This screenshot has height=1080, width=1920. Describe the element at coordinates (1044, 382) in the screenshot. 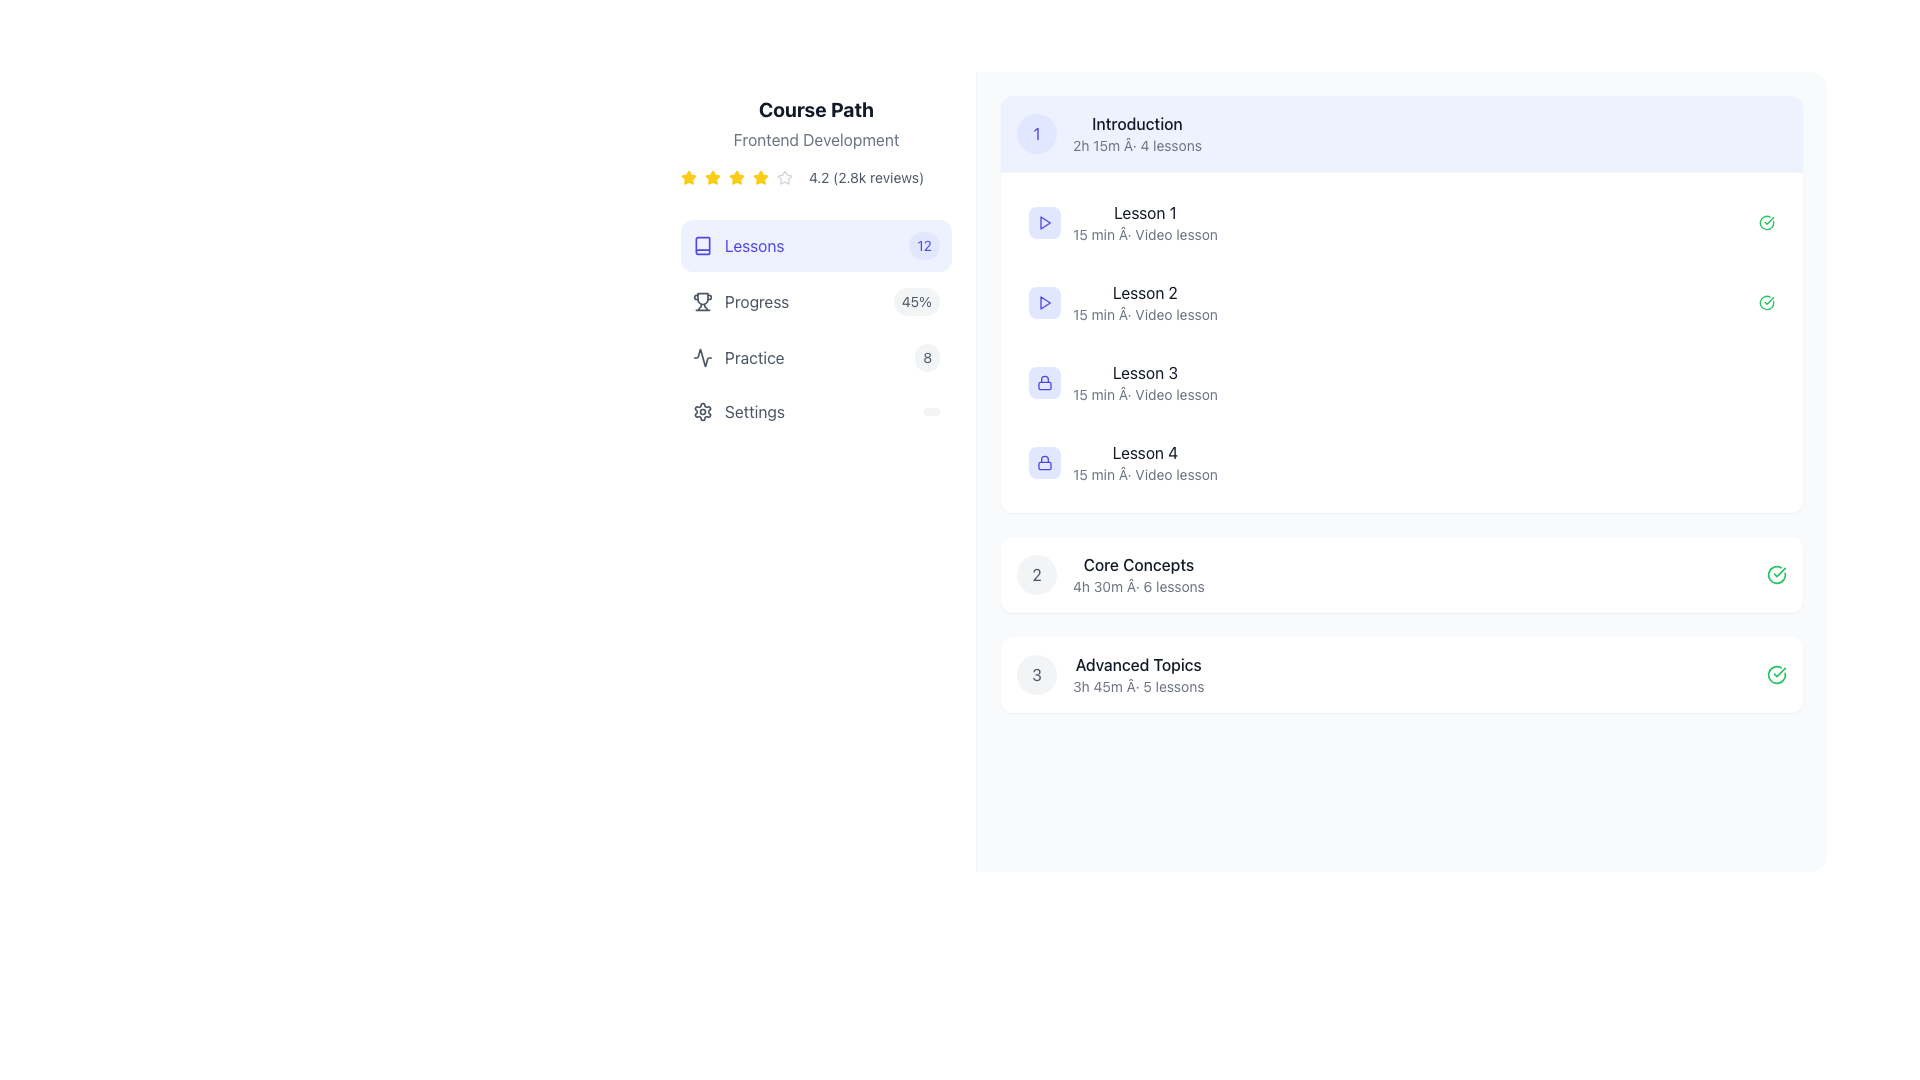

I see `the locked state icon, which is a small square with a rounded corner design and a lock symbol, located to the left of the text label 'Lesson 3'` at that location.